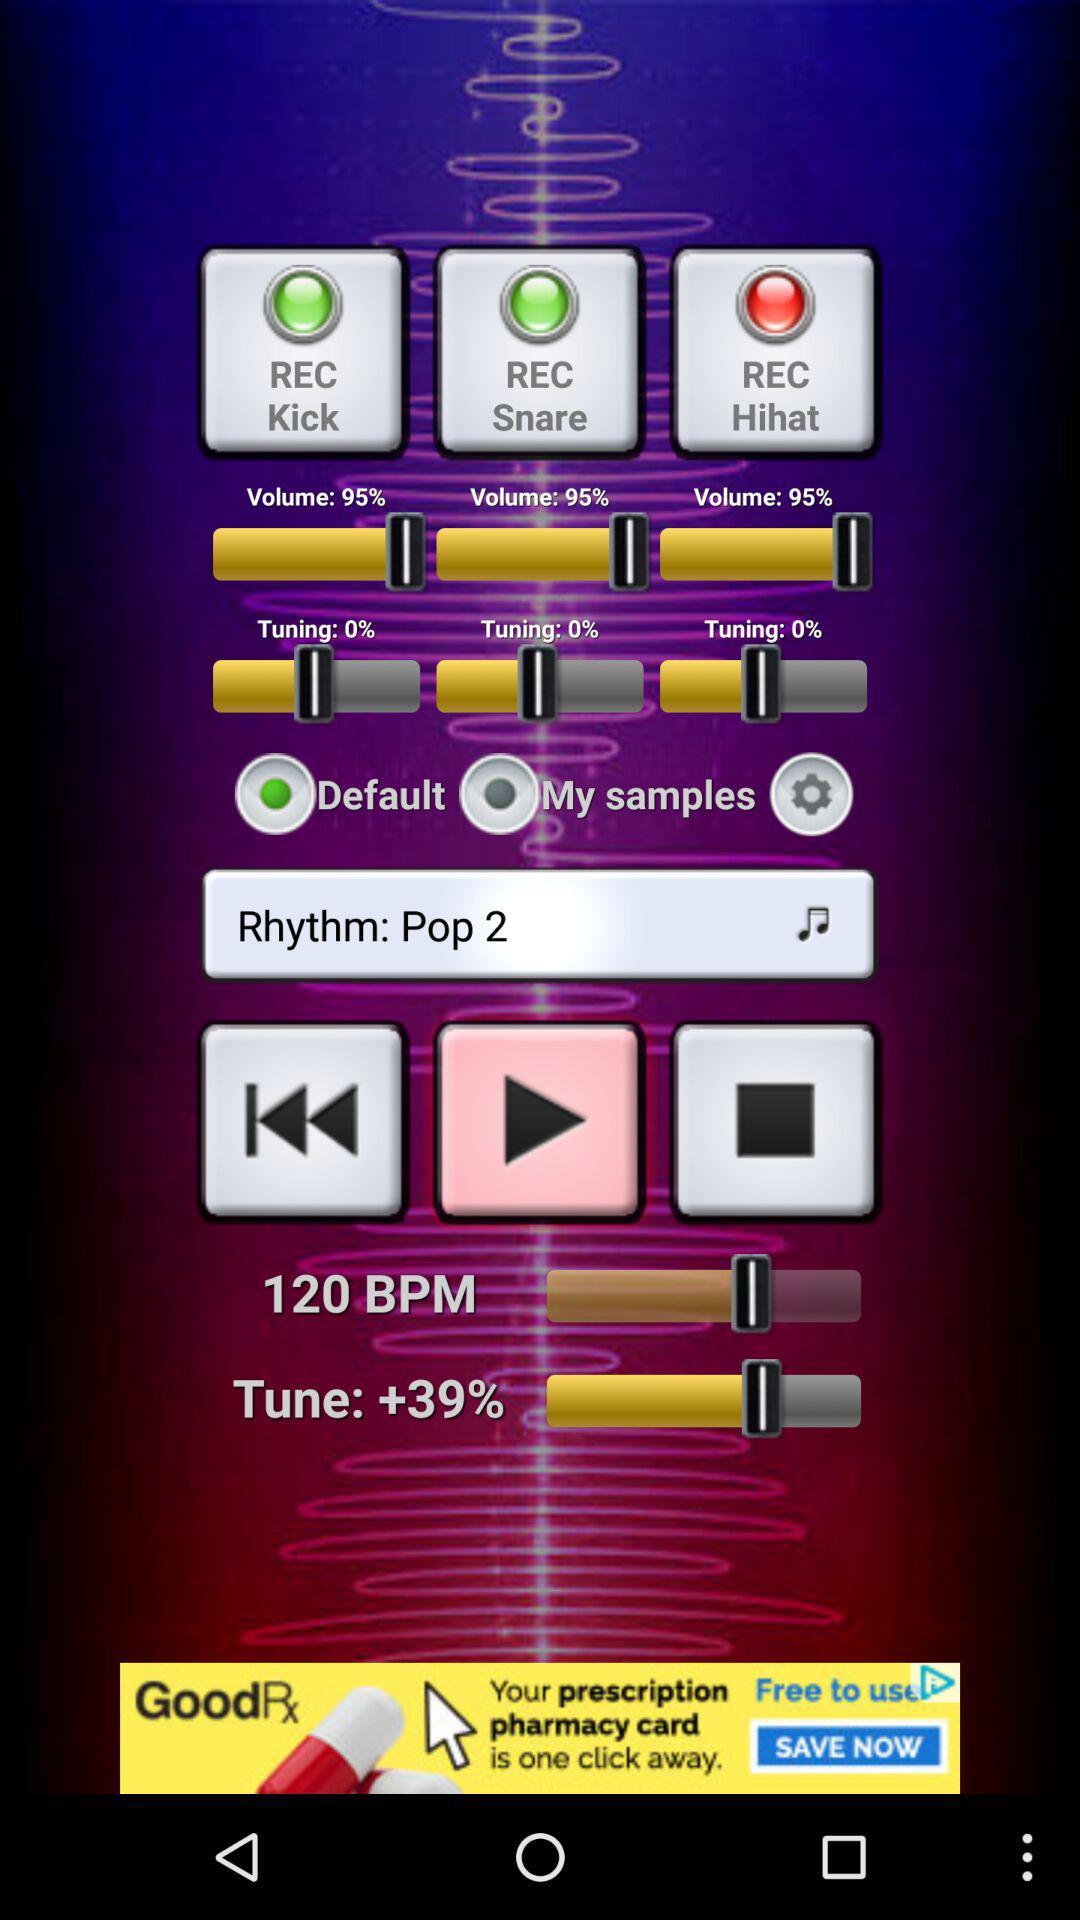 This screenshot has height=1920, width=1080. Describe the element at coordinates (538, 1121) in the screenshot. I see `play` at that location.